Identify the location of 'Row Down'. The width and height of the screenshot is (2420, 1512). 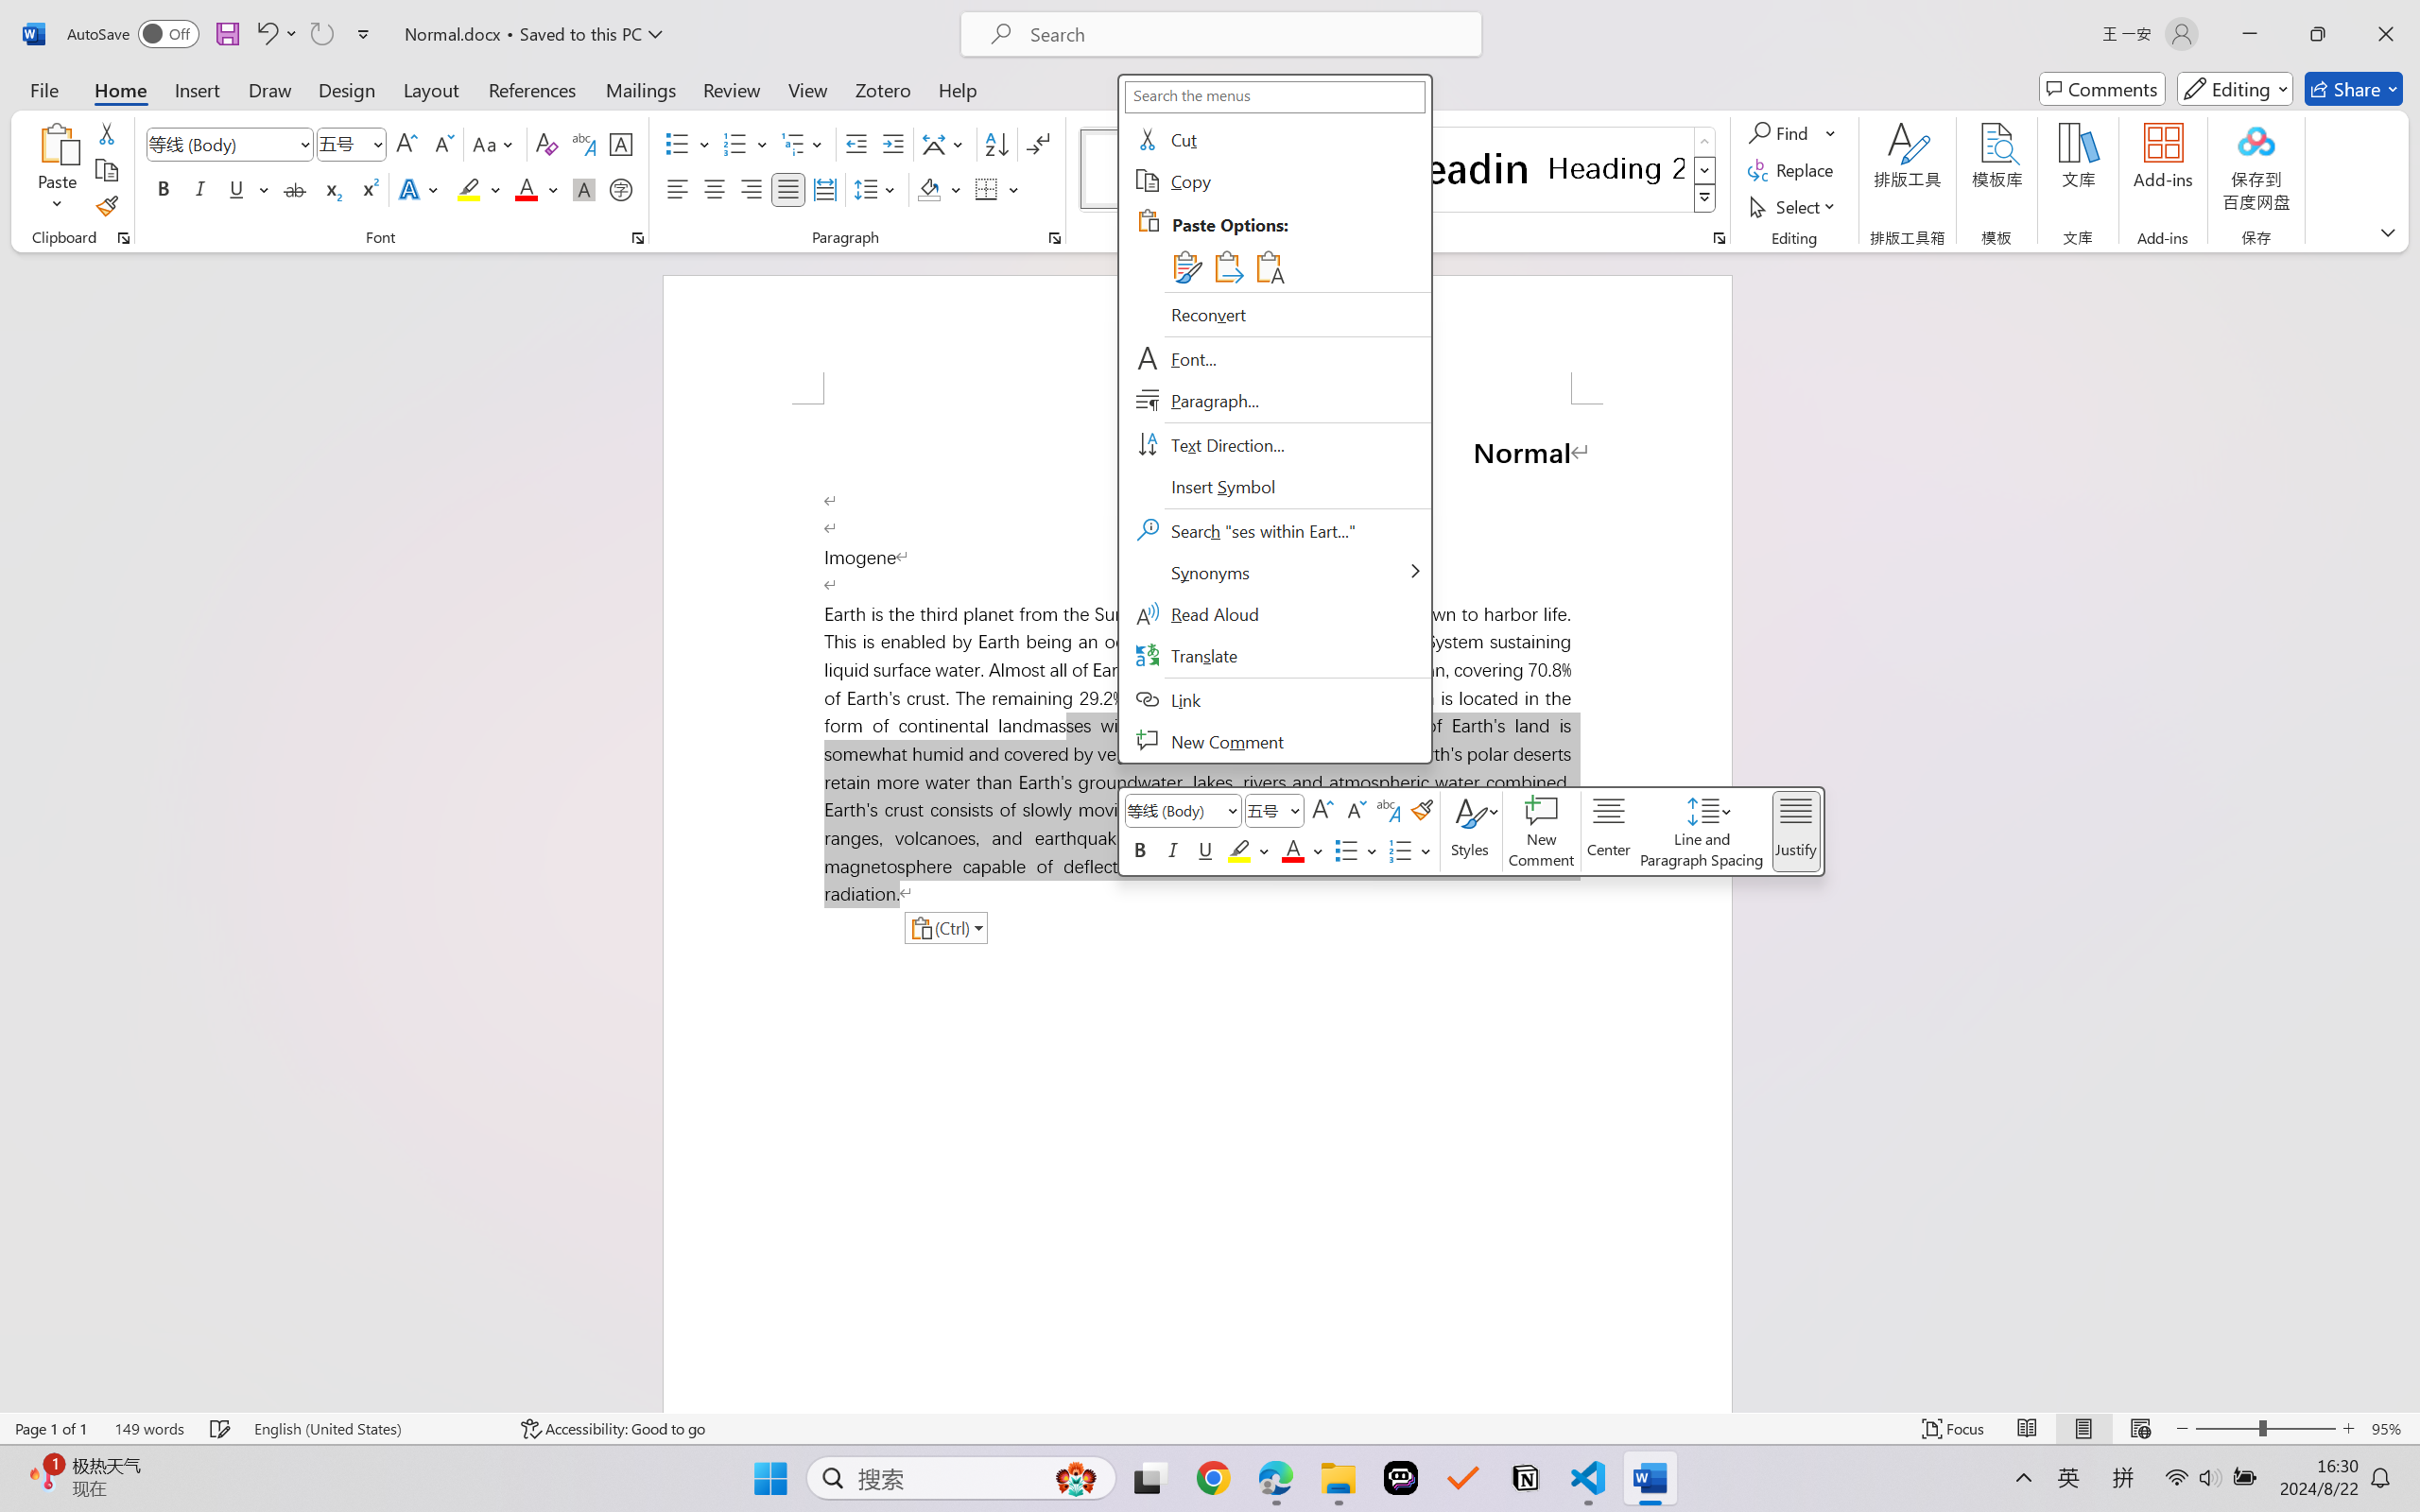
(1703, 170).